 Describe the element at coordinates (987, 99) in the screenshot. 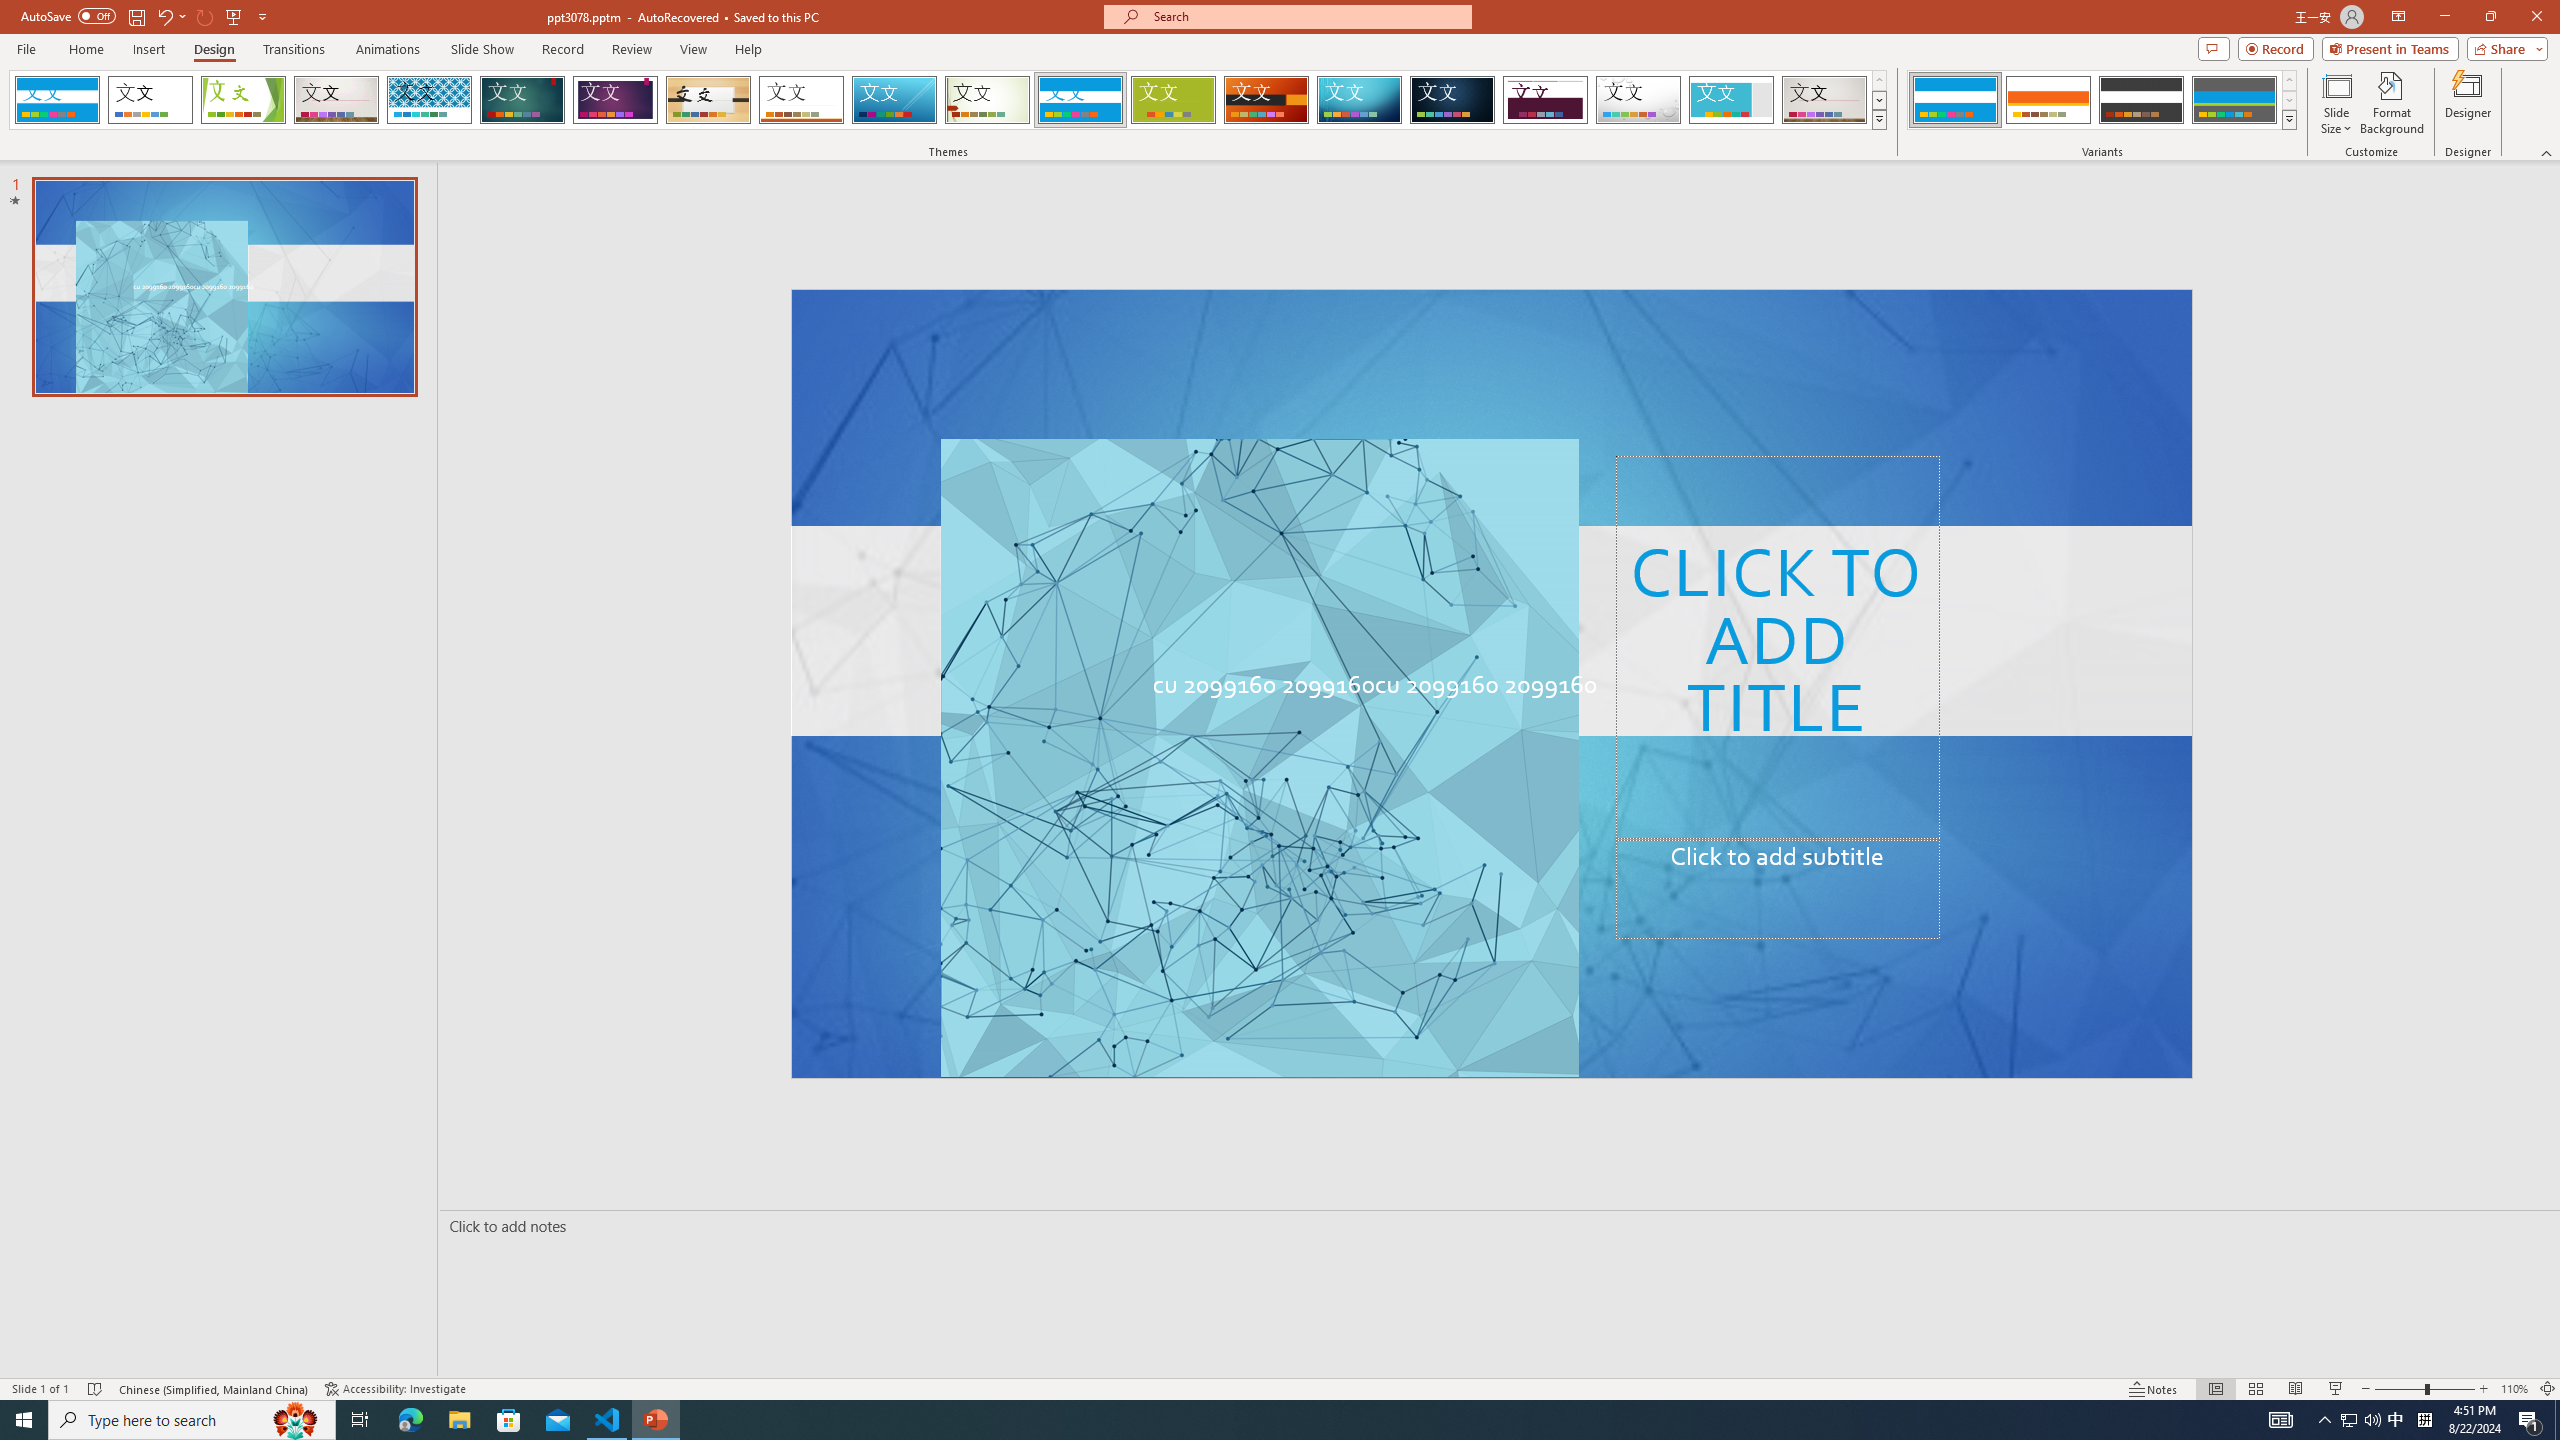

I see `'Wisp'` at that location.